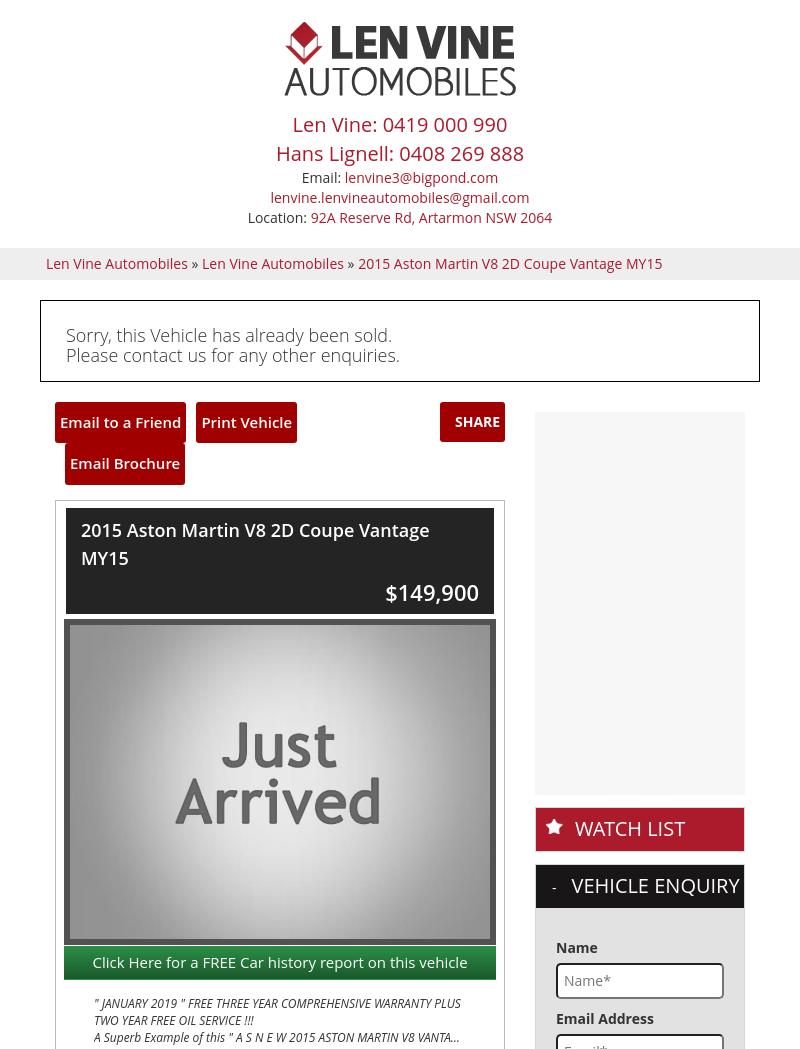 This screenshot has height=1049, width=800. Describe the element at coordinates (64, 501) in the screenshot. I see `'lenvine3@bigpond.com'` at that location.